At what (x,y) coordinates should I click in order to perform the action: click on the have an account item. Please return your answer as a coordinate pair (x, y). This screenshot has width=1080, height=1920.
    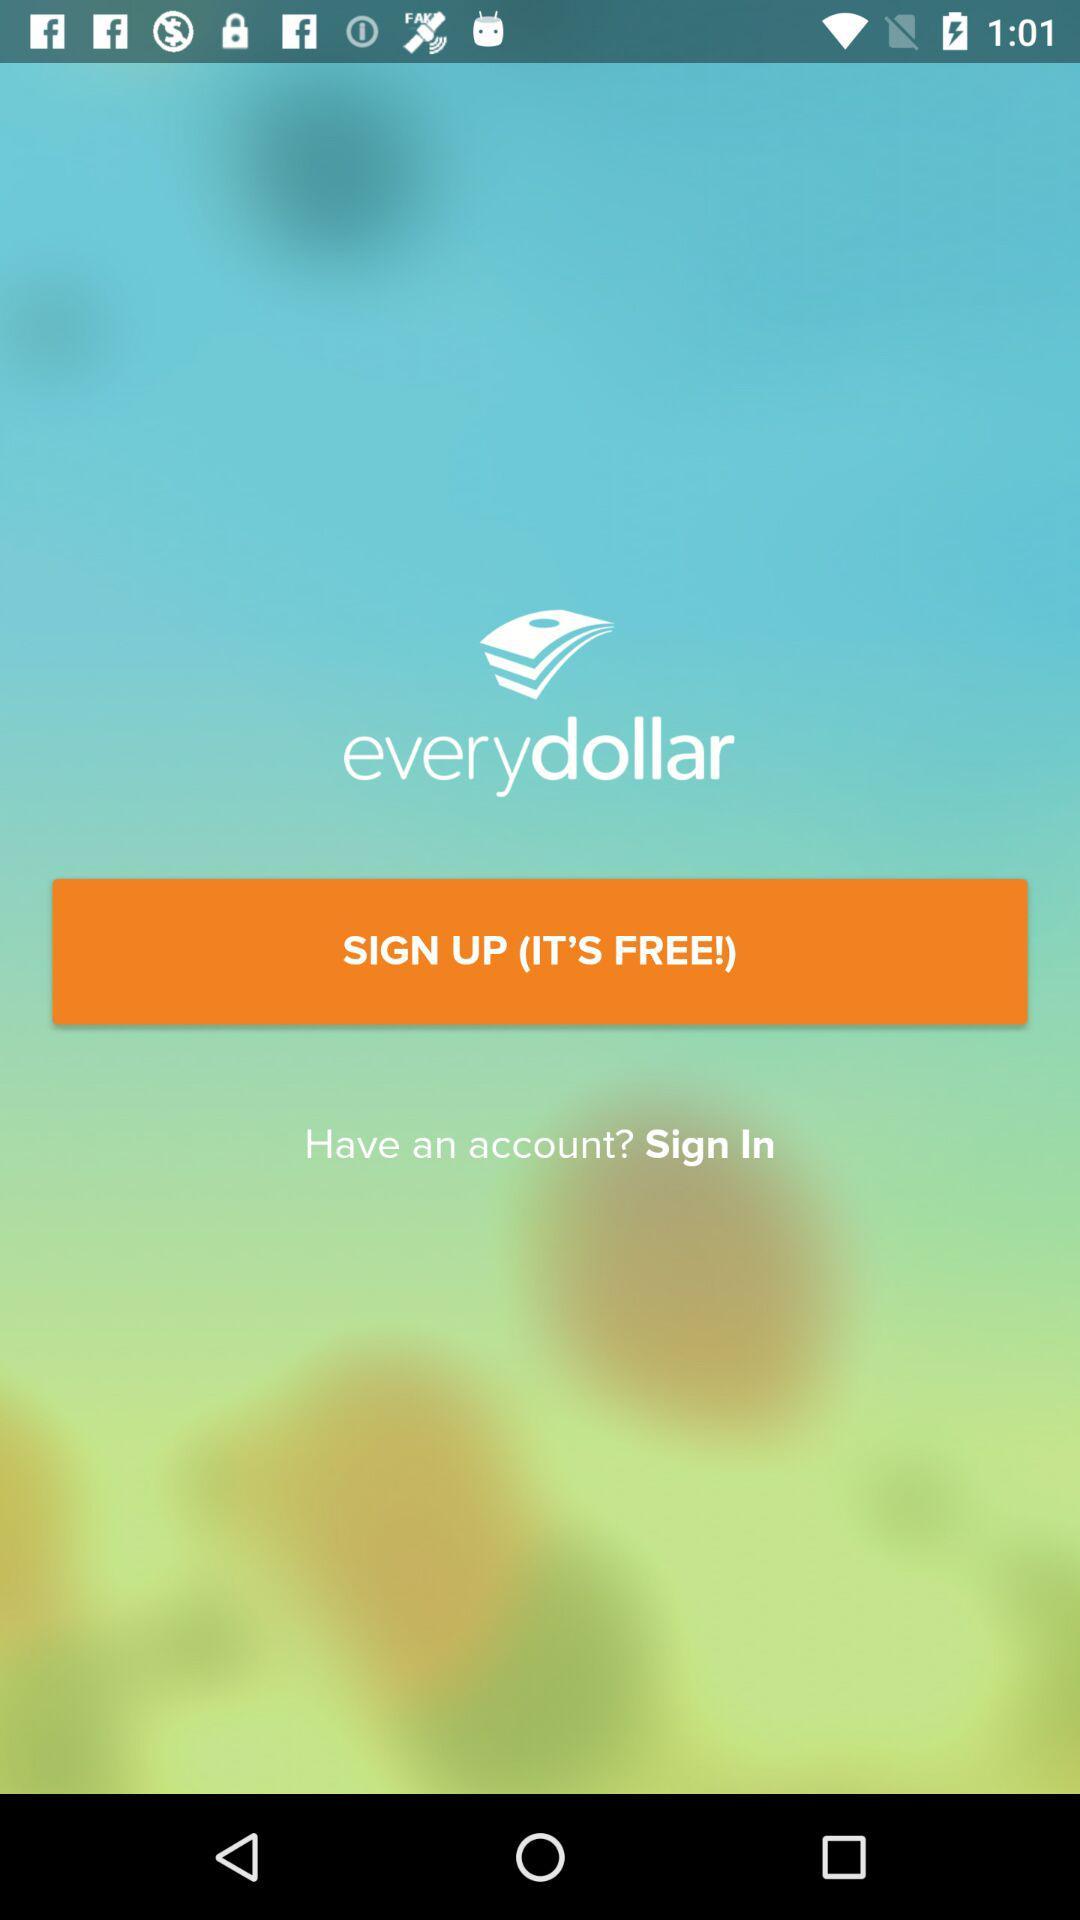
    Looking at the image, I should click on (540, 1145).